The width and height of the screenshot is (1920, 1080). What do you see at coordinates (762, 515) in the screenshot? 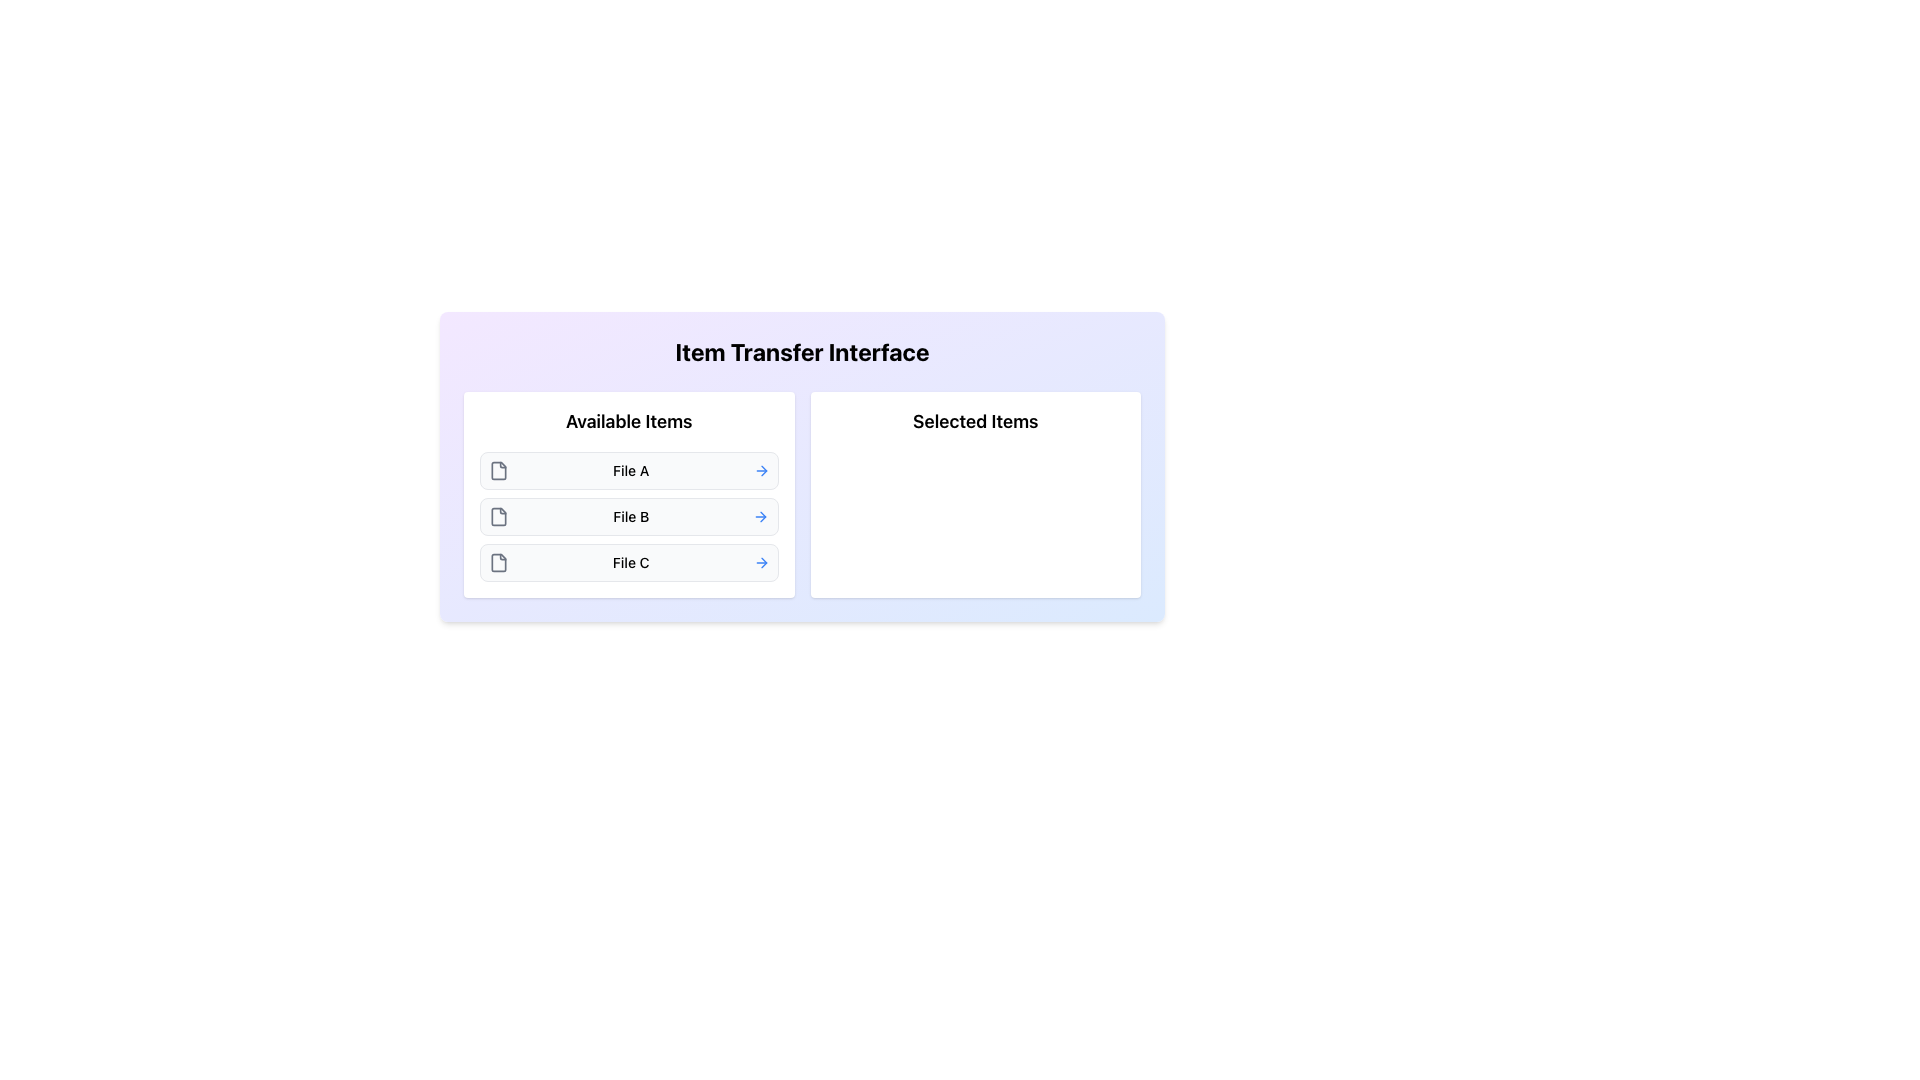
I see `the right-oriented arrow icon located adjacent to the 'File B' label in the 'Available Items' section` at bounding box center [762, 515].